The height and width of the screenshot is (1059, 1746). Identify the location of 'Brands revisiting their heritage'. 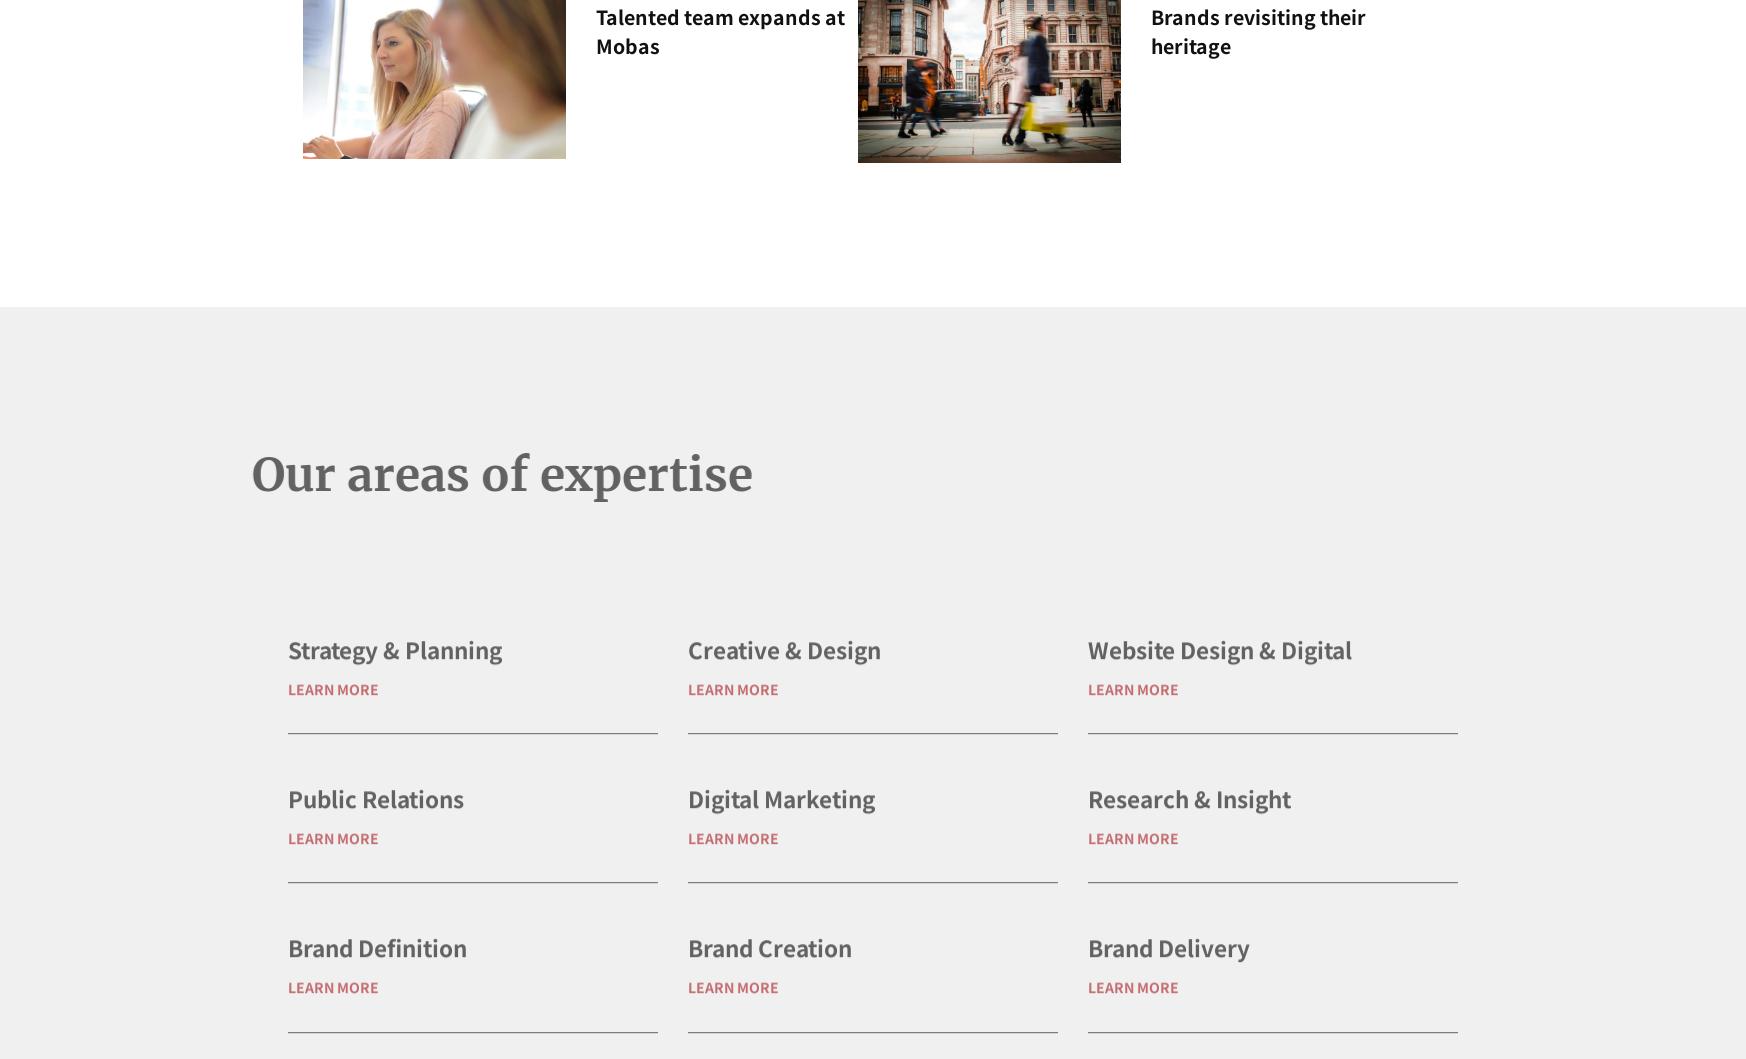
(1256, 31).